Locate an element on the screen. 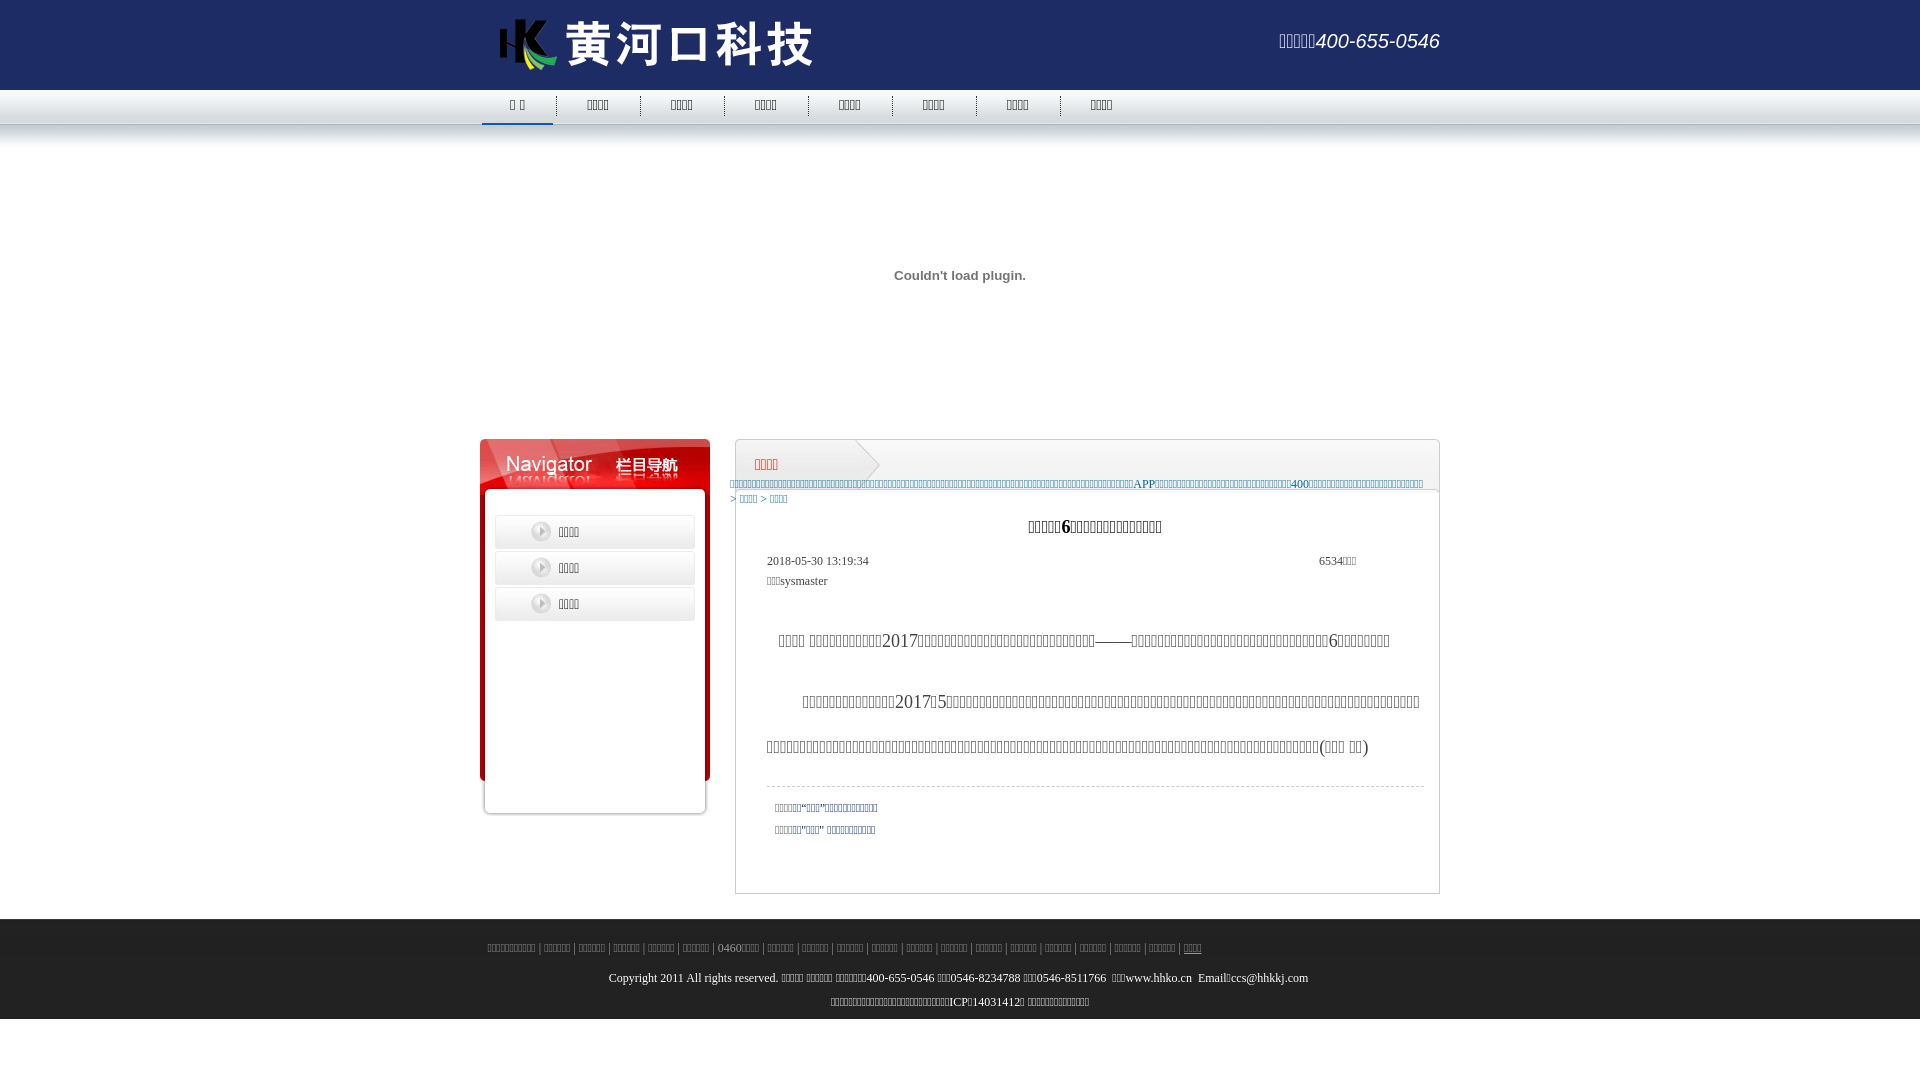 The width and height of the screenshot is (1920, 1080). 'ccs@hhkkj.com ' is located at coordinates (1270, 977).